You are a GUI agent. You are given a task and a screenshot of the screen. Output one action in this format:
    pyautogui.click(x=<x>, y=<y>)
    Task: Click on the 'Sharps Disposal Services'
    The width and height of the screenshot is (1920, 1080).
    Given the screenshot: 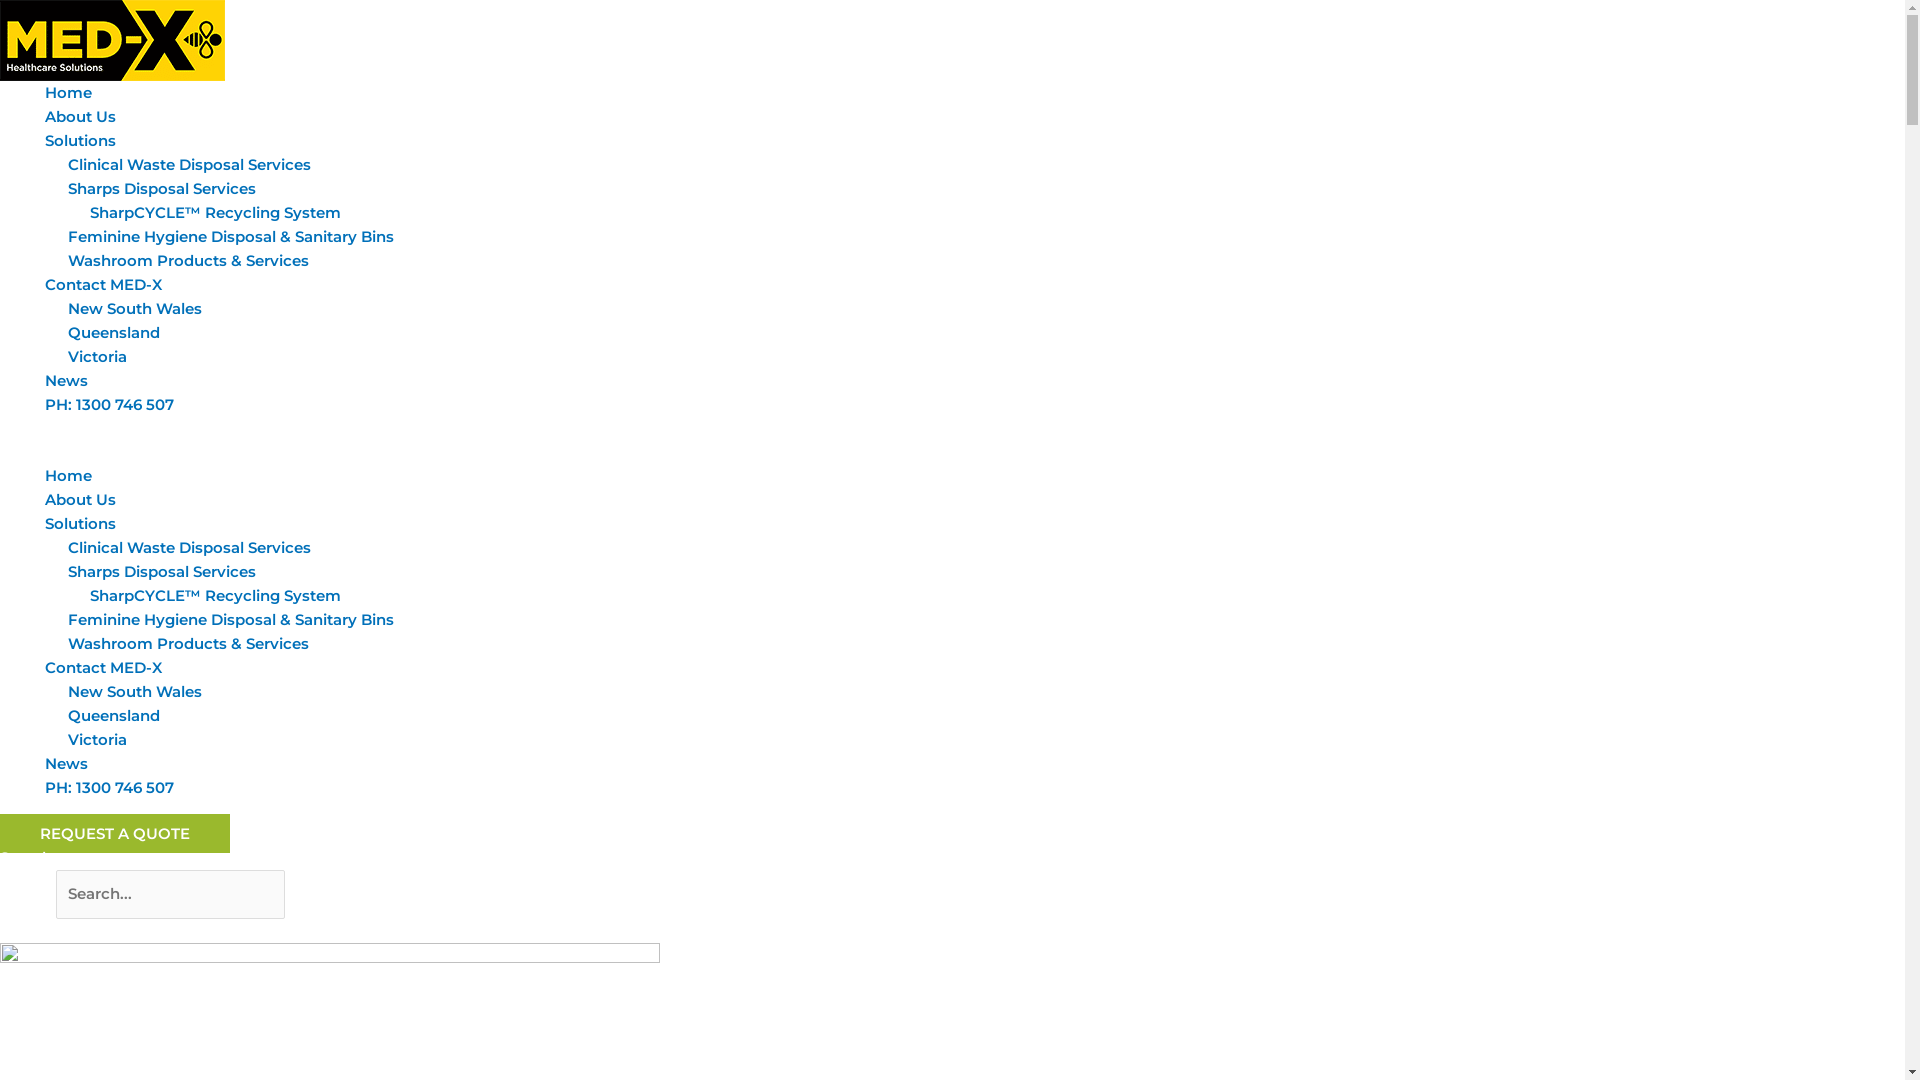 What is the action you would take?
    pyautogui.click(x=162, y=571)
    